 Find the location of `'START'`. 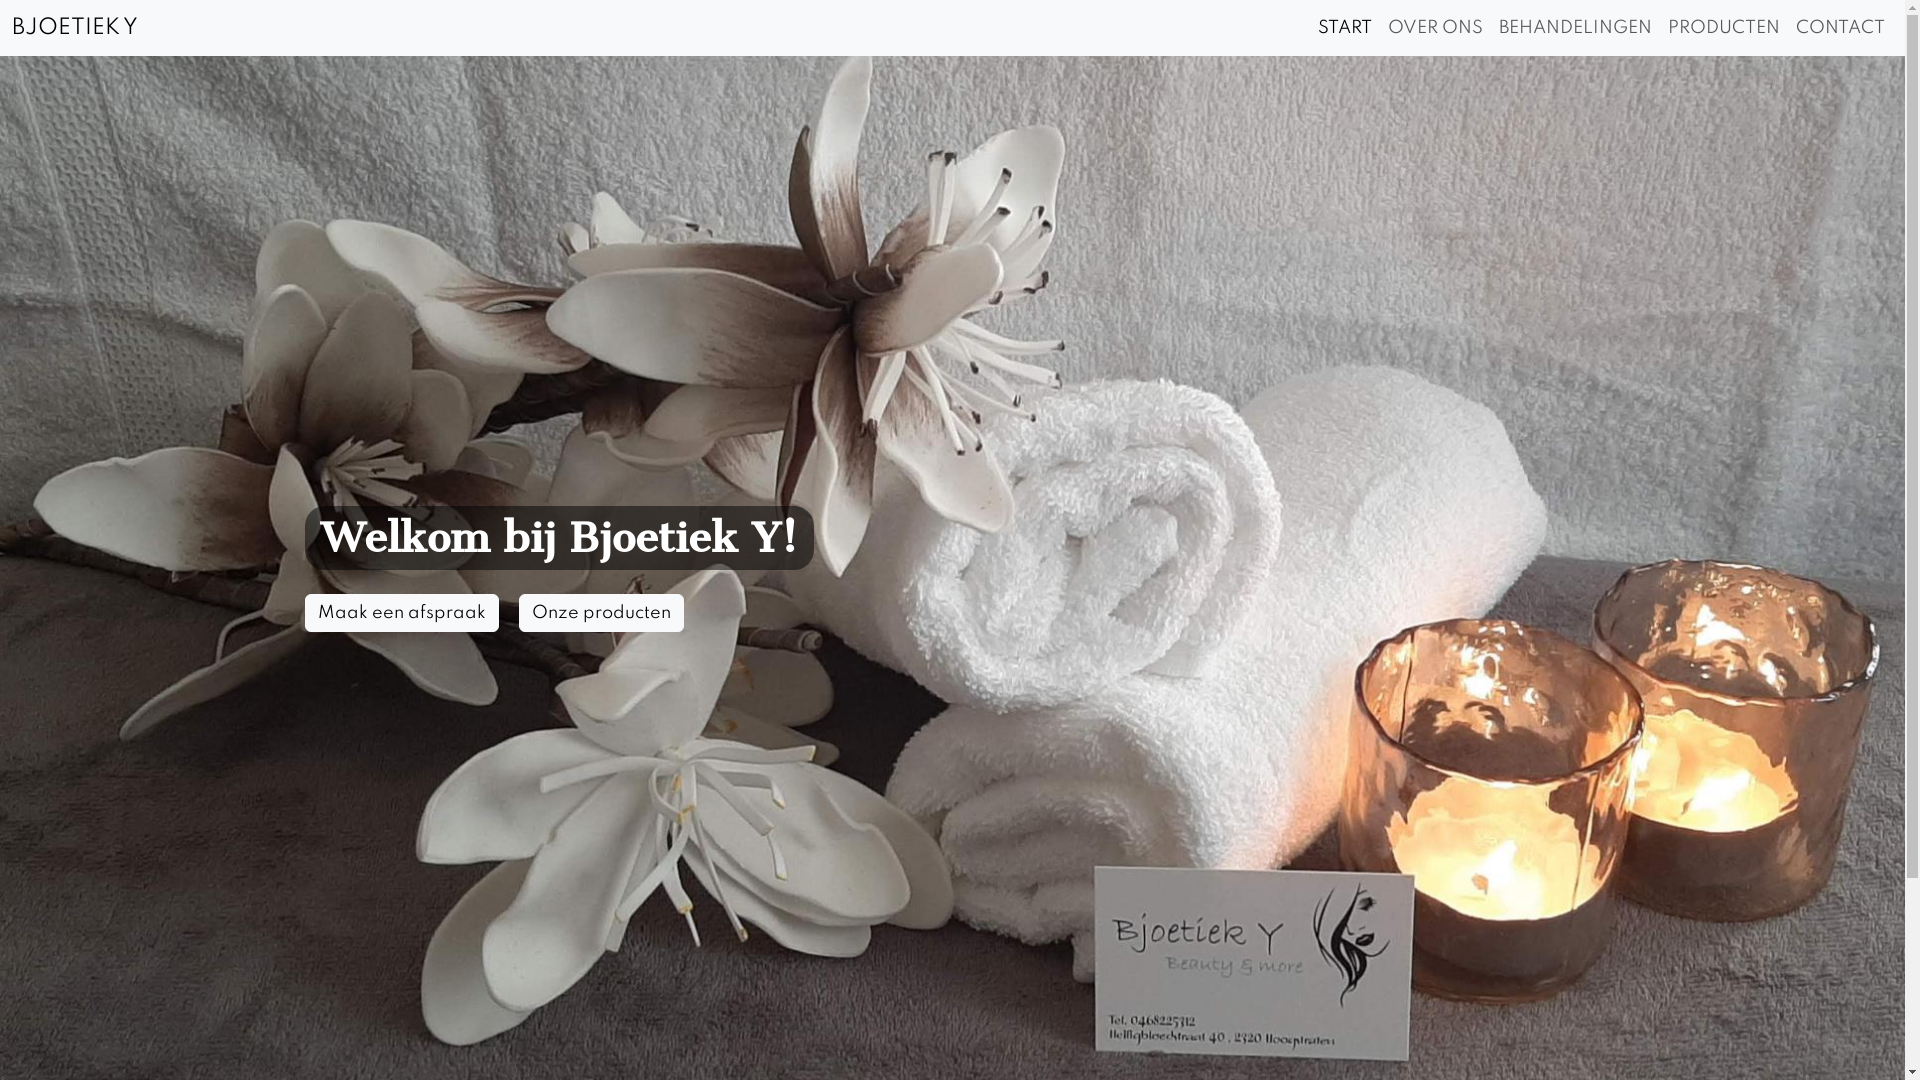

'START' is located at coordinates (1344, 27).